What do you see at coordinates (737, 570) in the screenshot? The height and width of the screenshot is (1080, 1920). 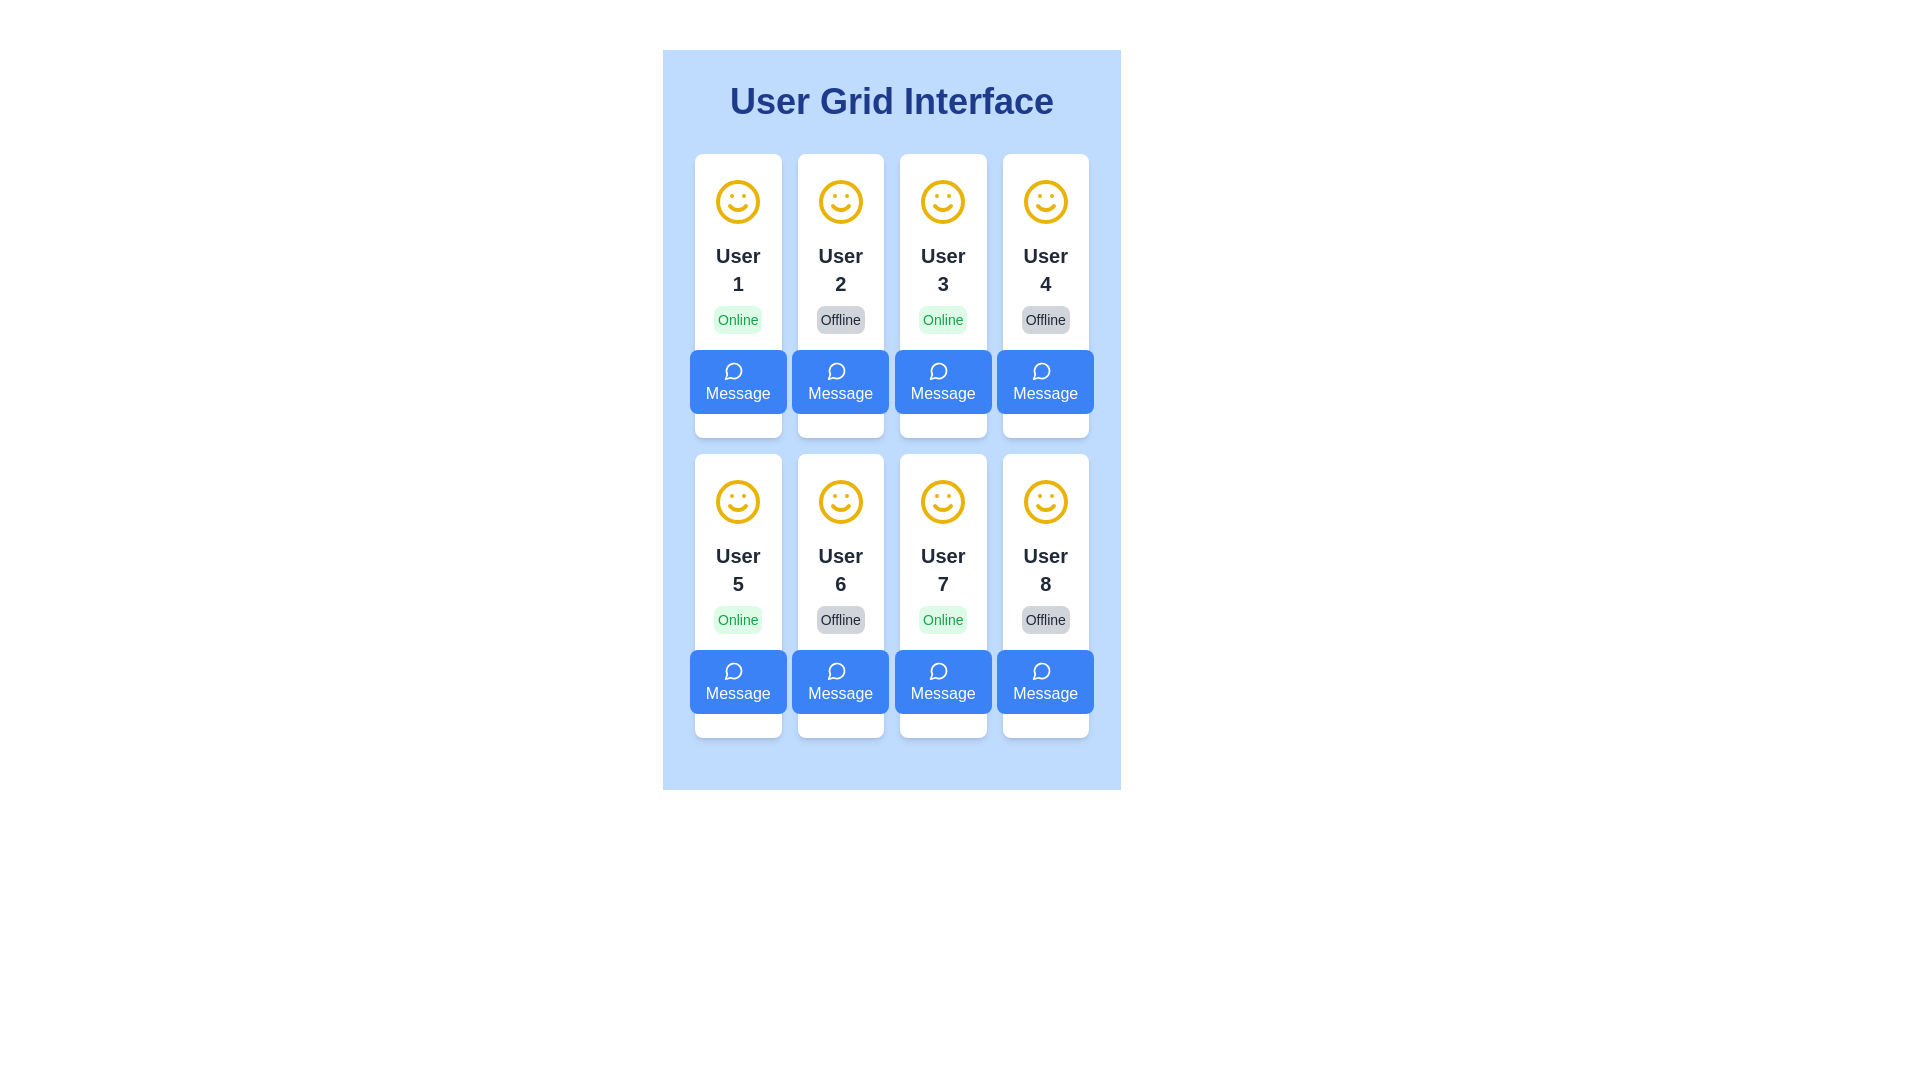 I see `the text label displaying the name 'User 5', which is the second text element in the second row of profile cards, located below the user's avatar and above the status indicator 'Online'` at bounding box center [737, 570].